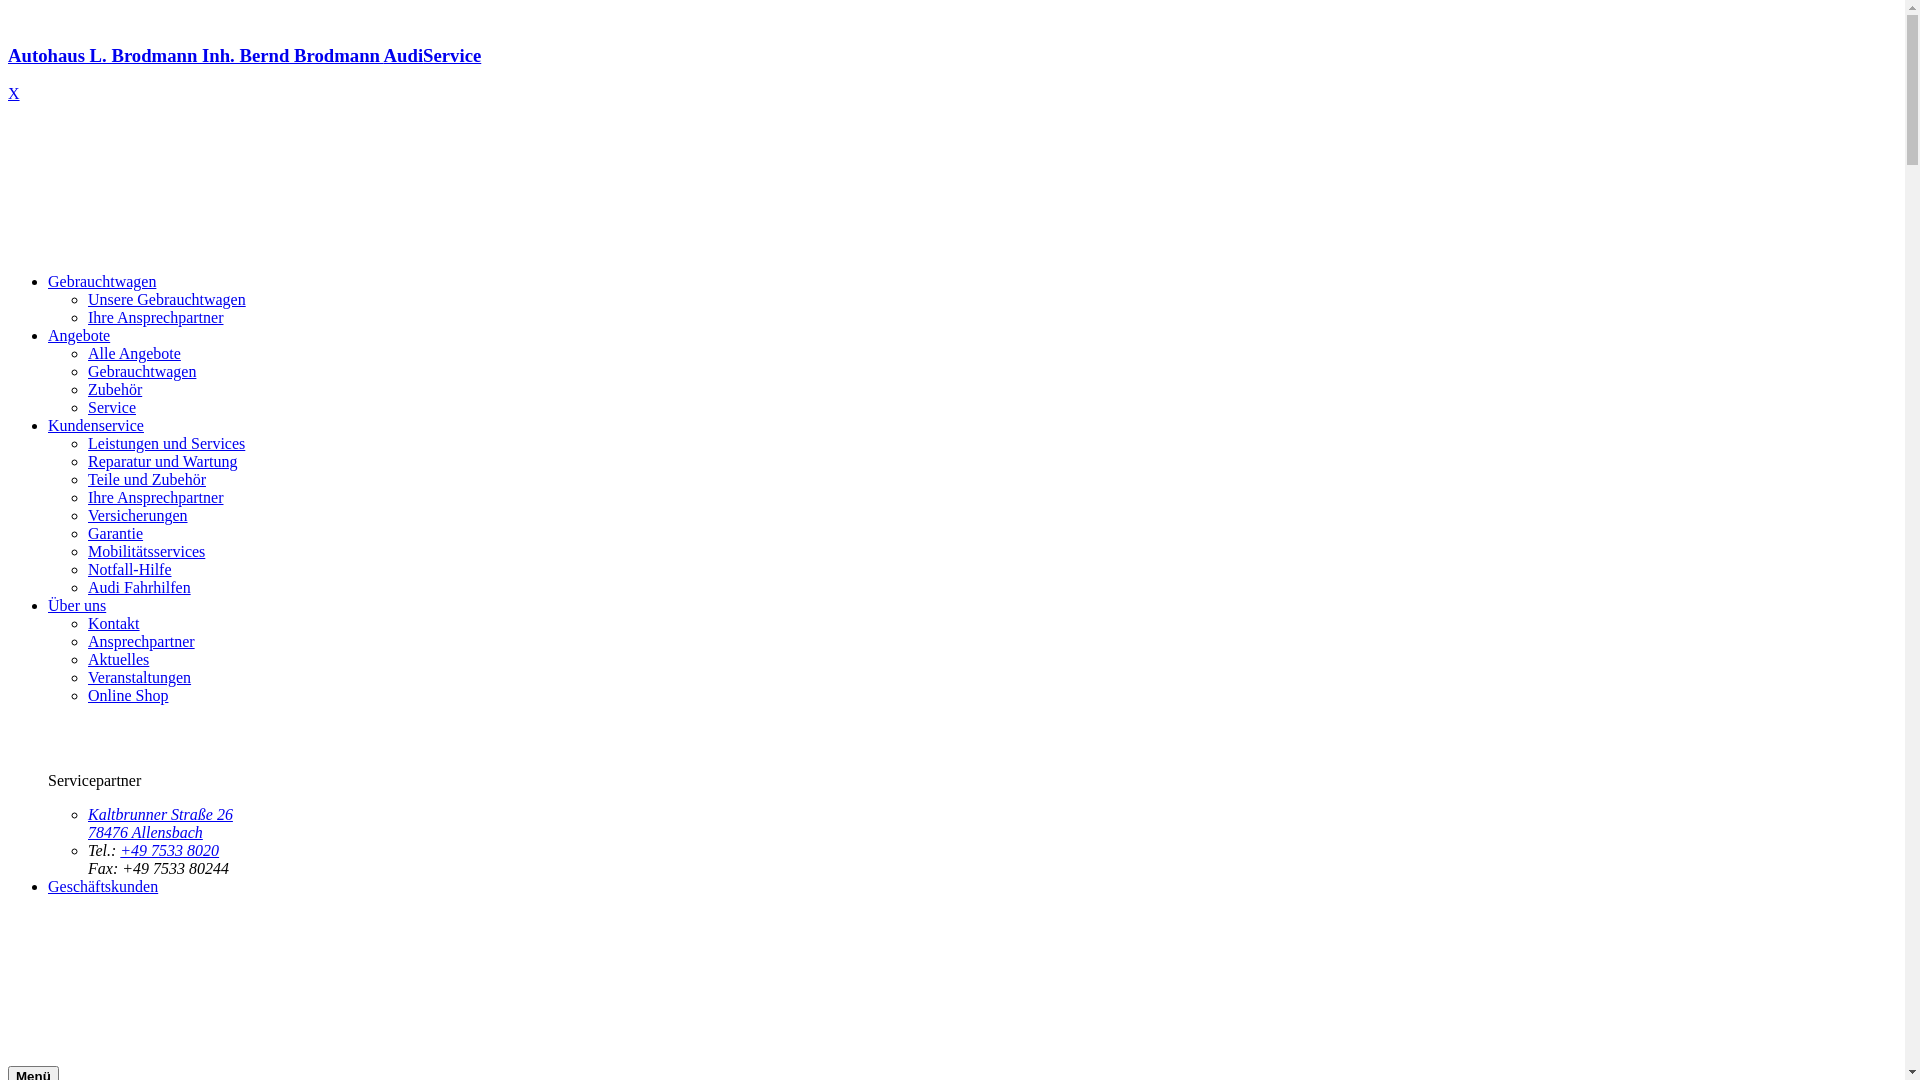 This screenshot has height=1080, width=1920. I want to click on 'Leistungen und Services', so click(86, 442).